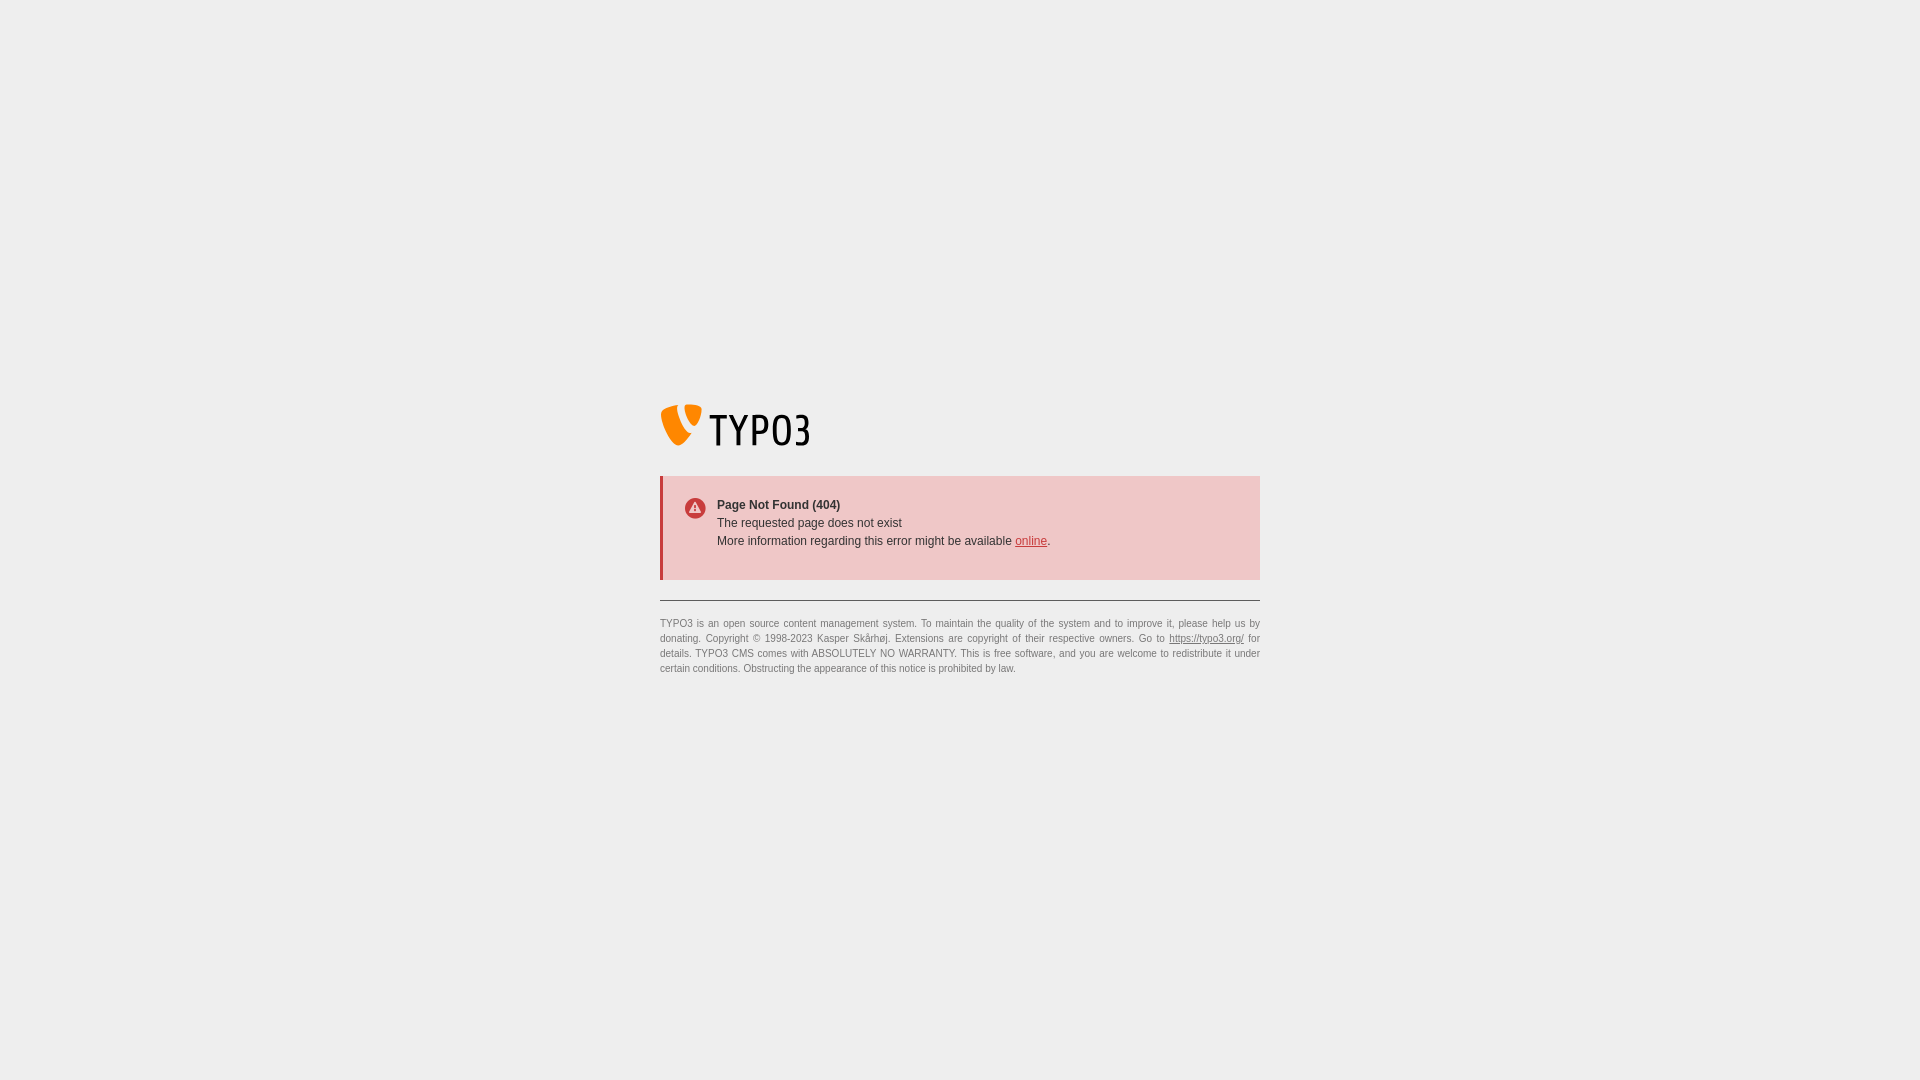  I want to click on 'https://typo3.org/', so click(1205, 638).